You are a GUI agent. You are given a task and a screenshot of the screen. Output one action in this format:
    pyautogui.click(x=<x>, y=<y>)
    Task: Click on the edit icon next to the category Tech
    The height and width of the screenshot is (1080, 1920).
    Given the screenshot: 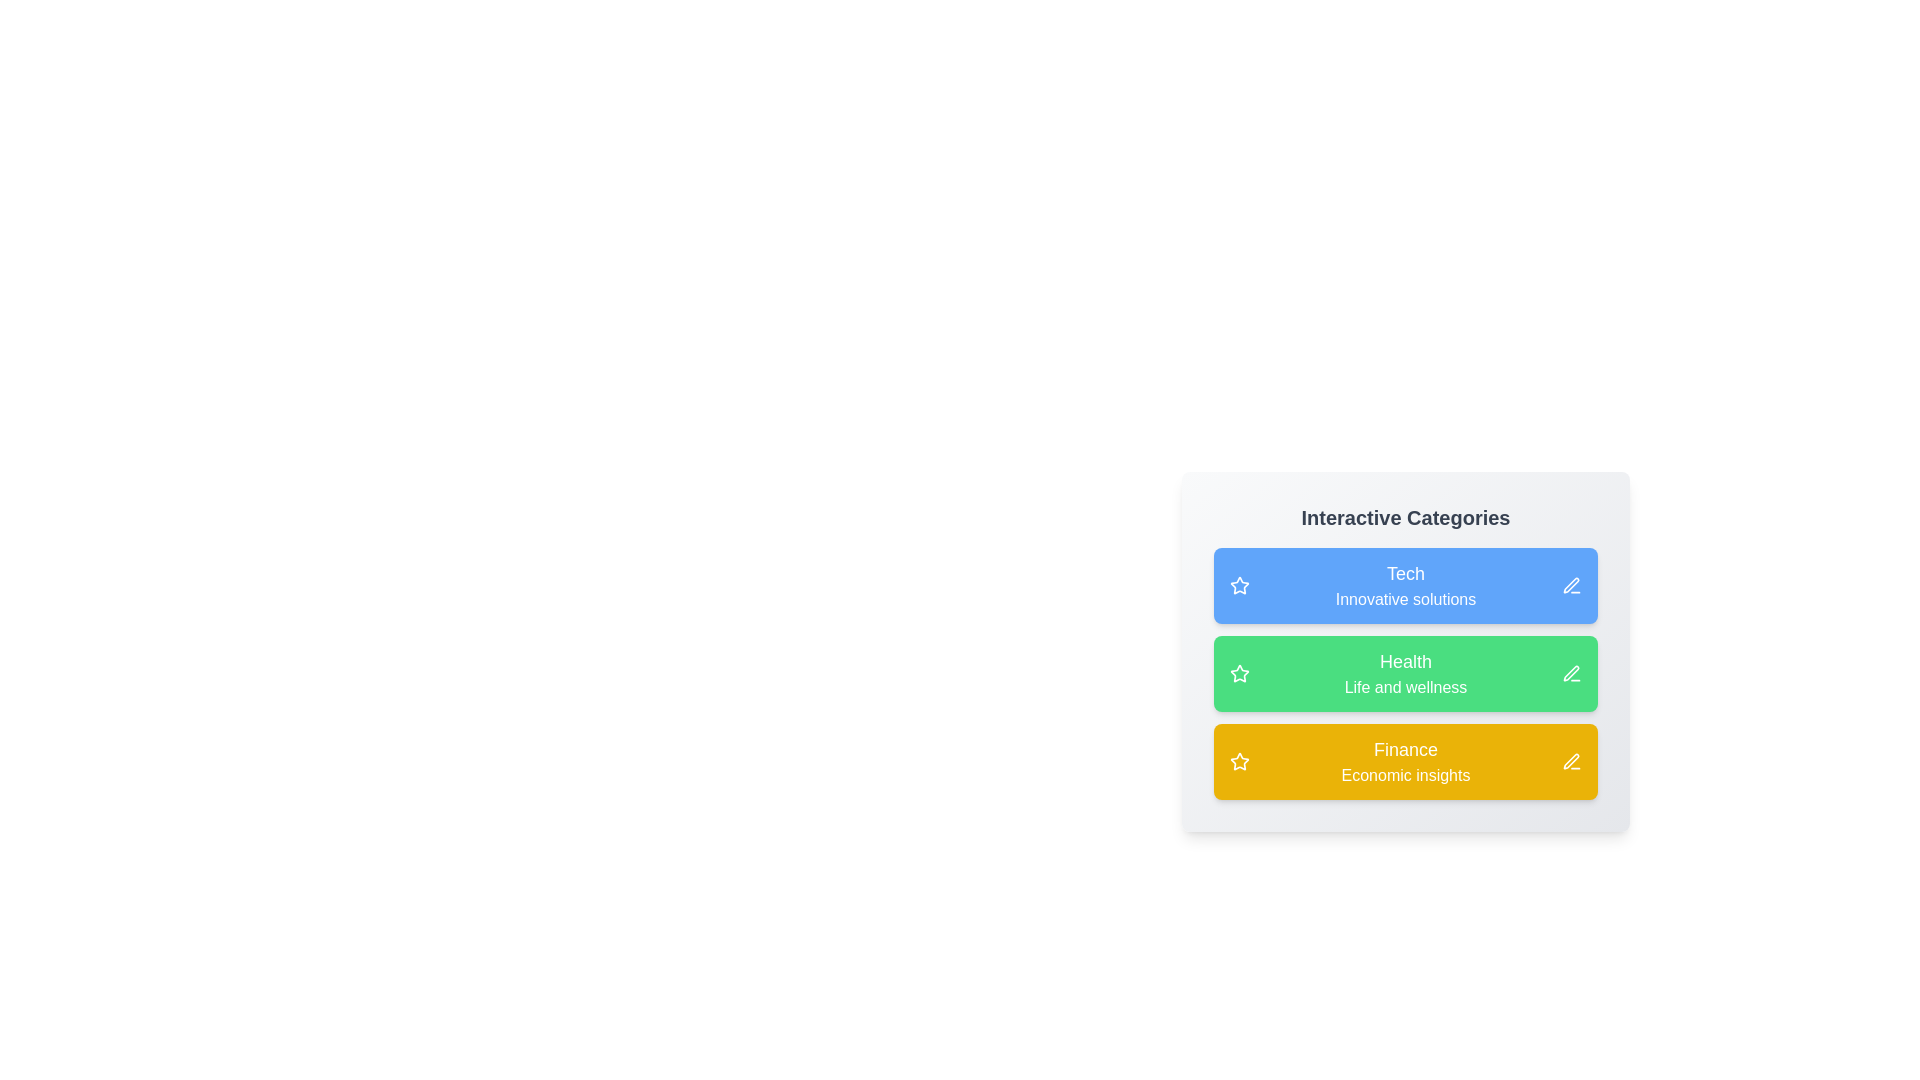 What is the action you would take?
    pyautogui.click(x=1570, y=585)
    